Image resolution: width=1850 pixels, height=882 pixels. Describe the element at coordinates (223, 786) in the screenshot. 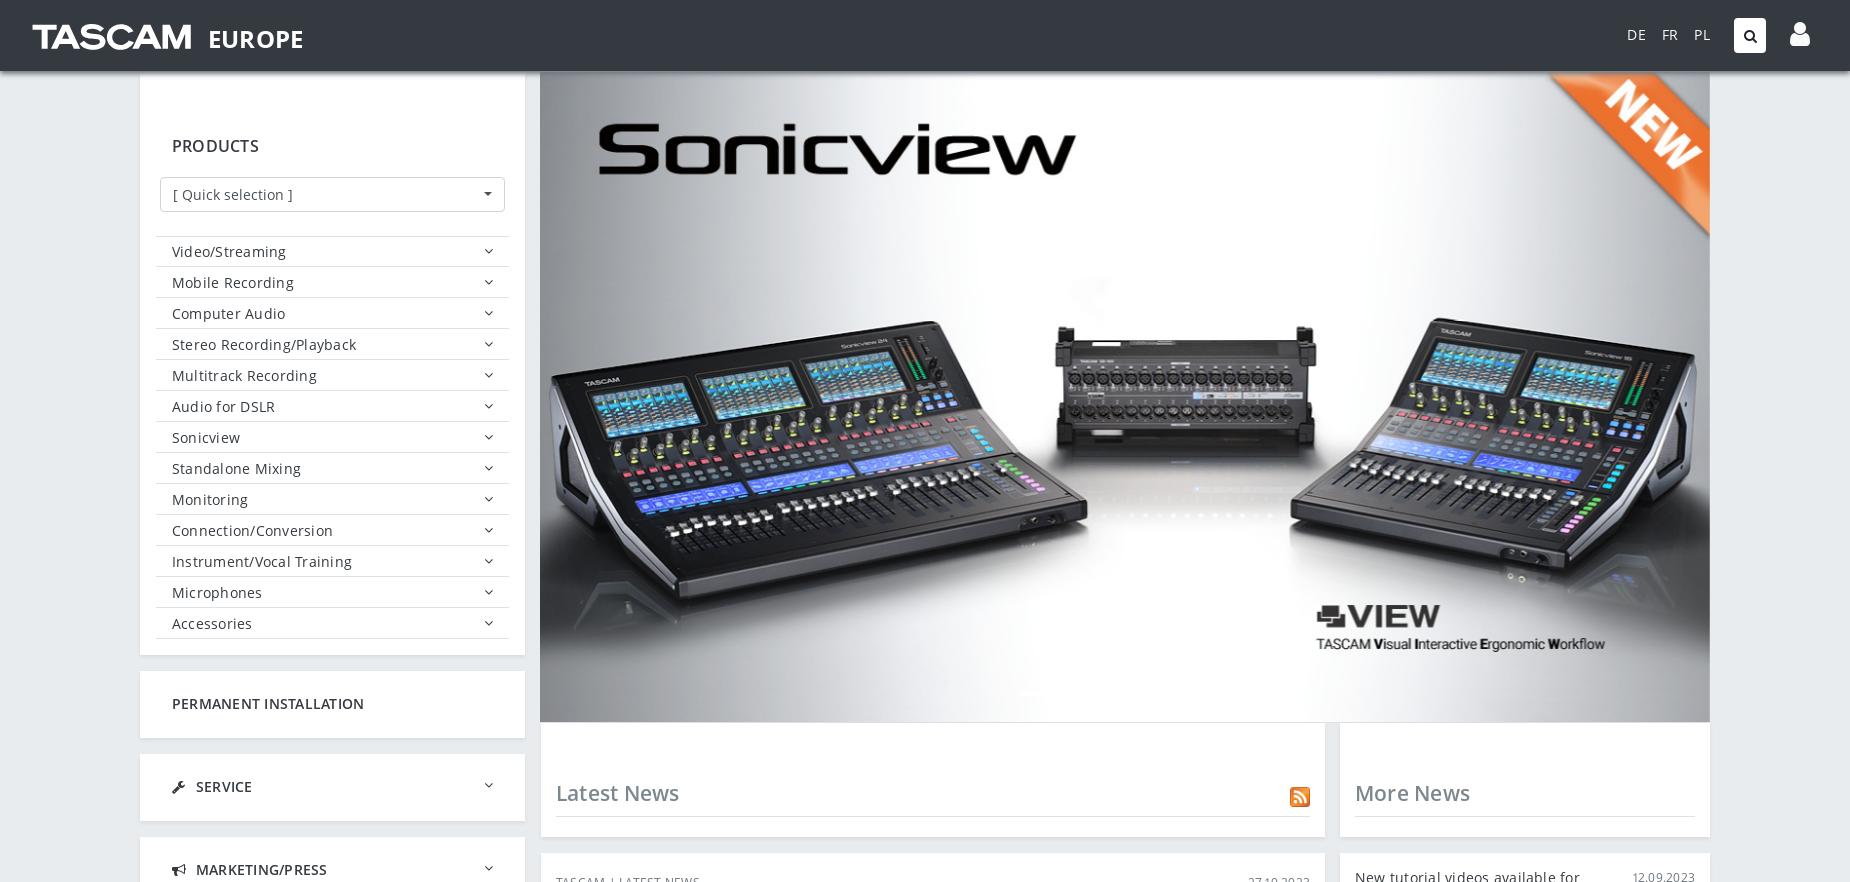

I see `'Service'` at that location.